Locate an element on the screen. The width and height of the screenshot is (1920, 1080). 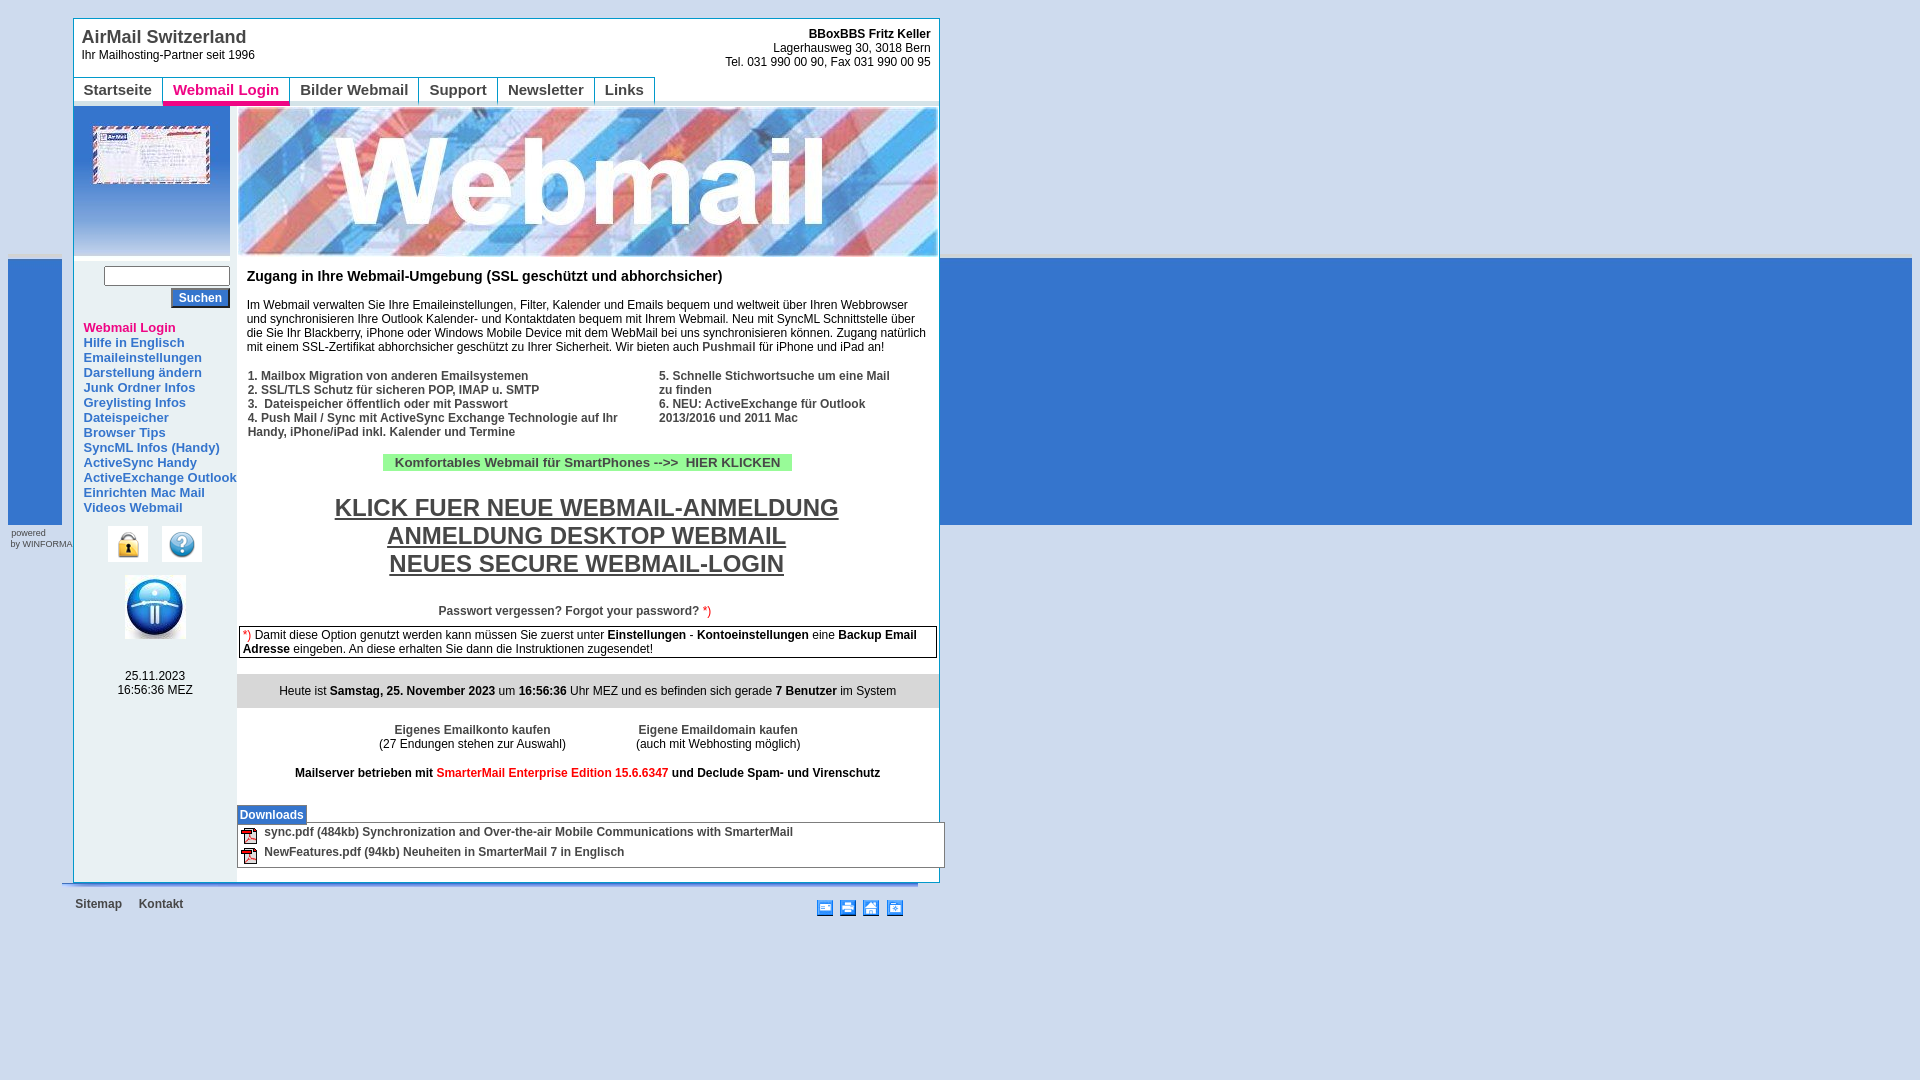
'Videos Webmail' is located at coordinates (127, 506).